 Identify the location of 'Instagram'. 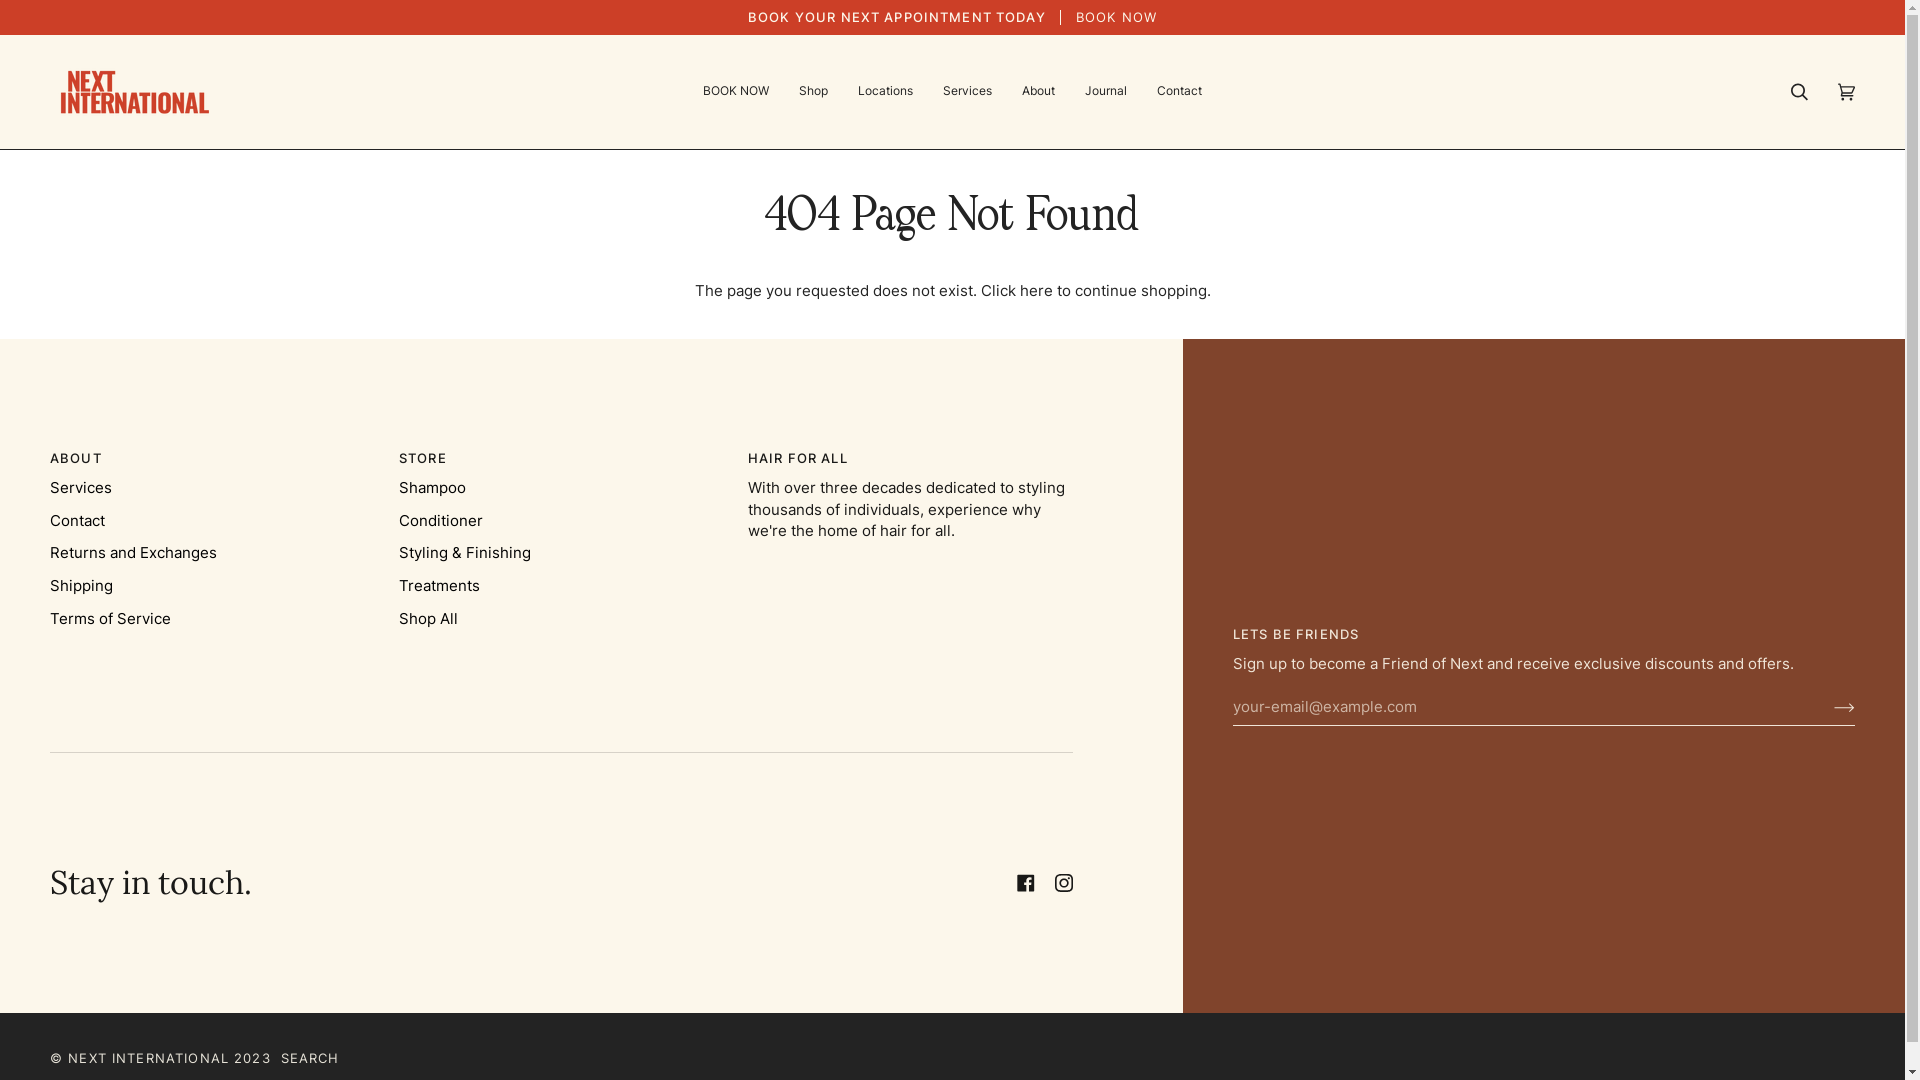
(1054, 882).